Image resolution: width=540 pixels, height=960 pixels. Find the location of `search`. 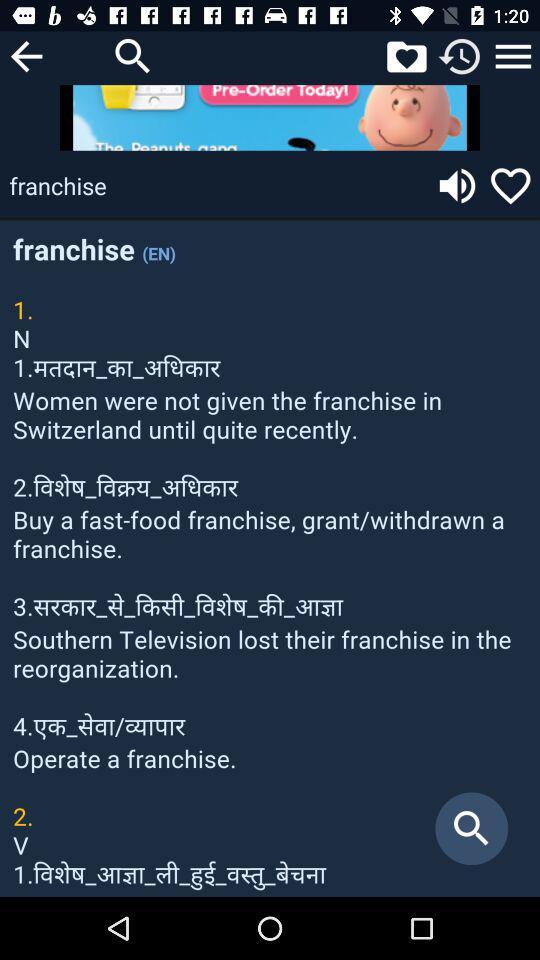

search is located at coordinates (133, 55).